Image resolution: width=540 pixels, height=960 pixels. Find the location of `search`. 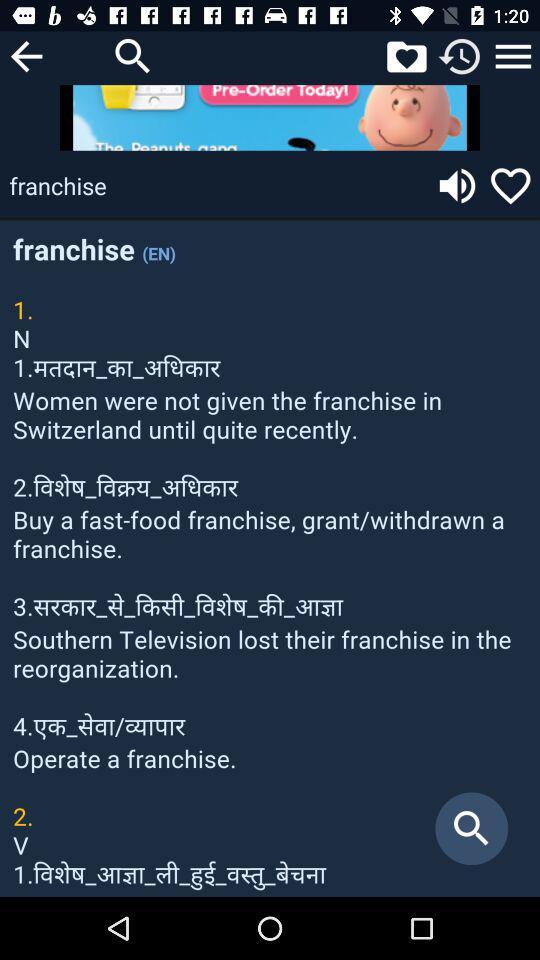

search is located at coordinates (133, 55).